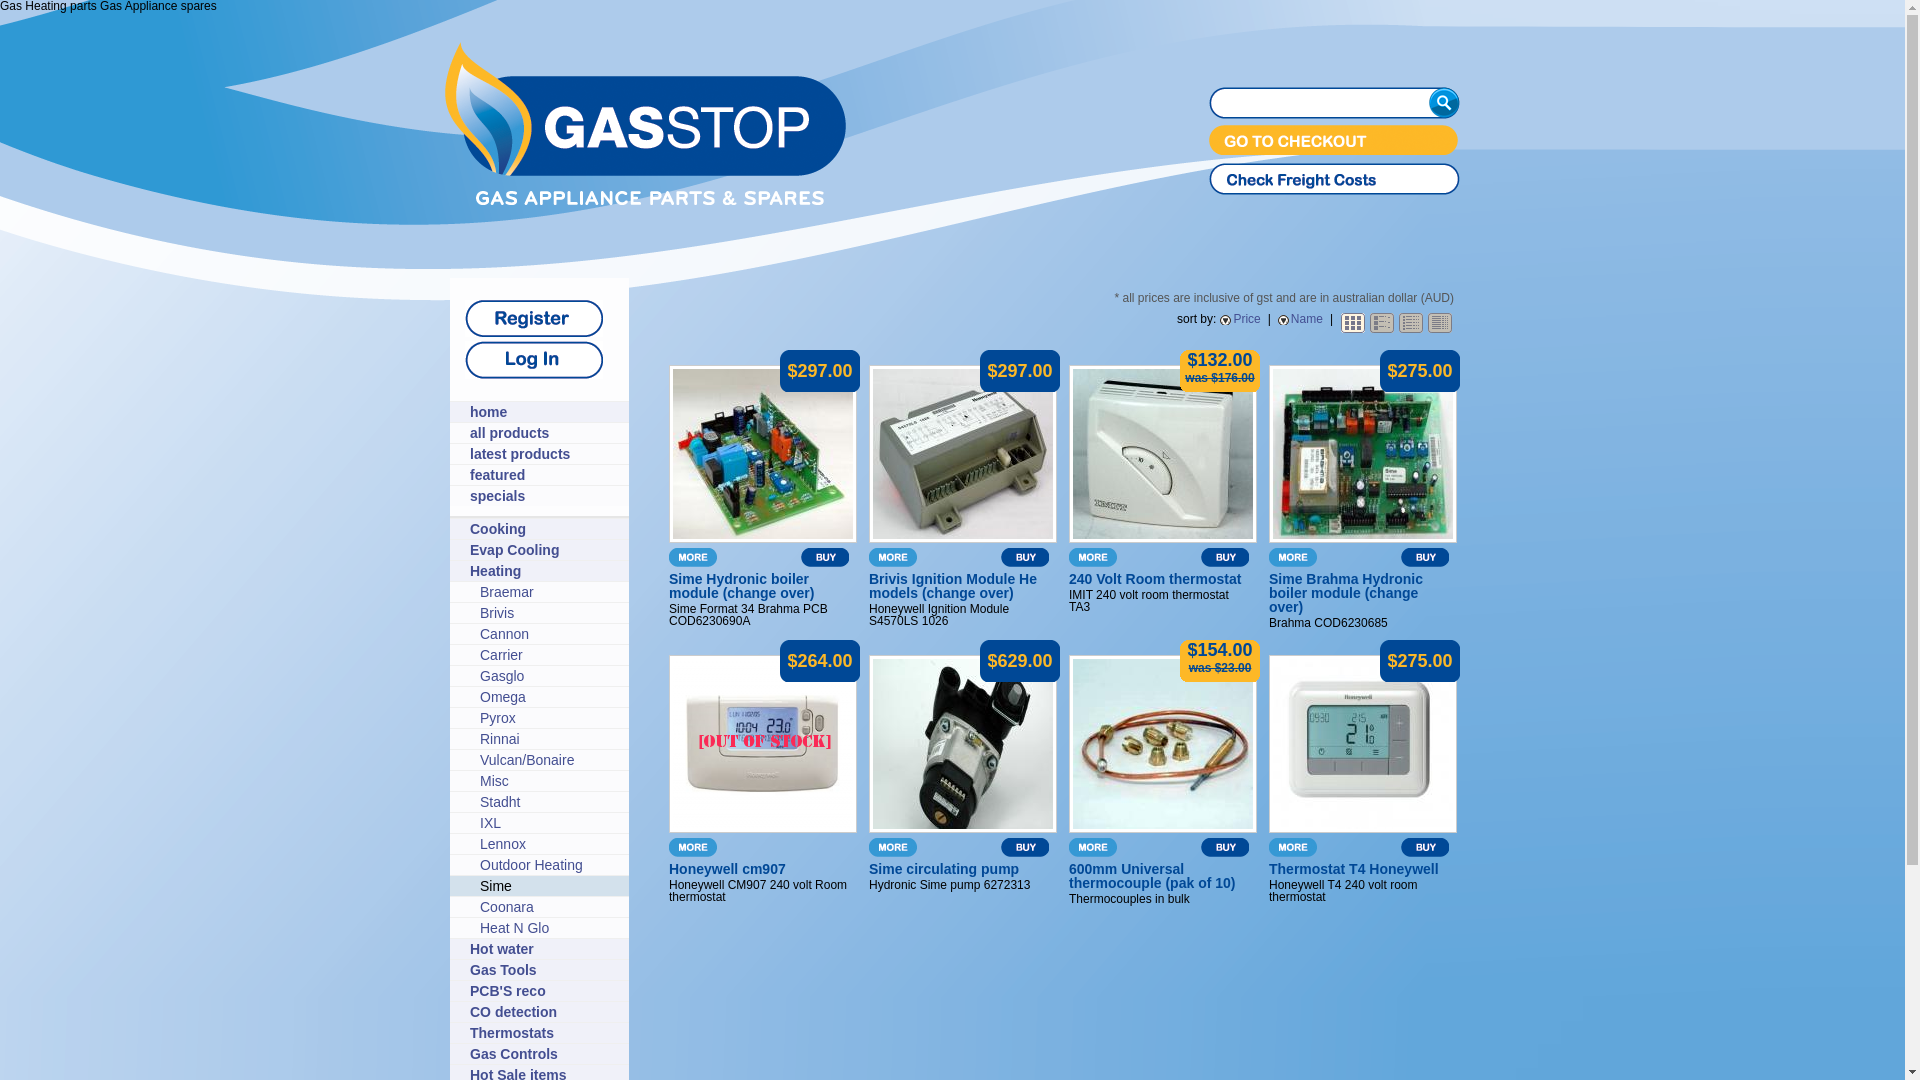 Image resolution: width=1920 pixels, height=1080 pixels. What do you see at coordinates (544, 411) in the screenshot?
I see `'home'` at bounding box center [544, 411].